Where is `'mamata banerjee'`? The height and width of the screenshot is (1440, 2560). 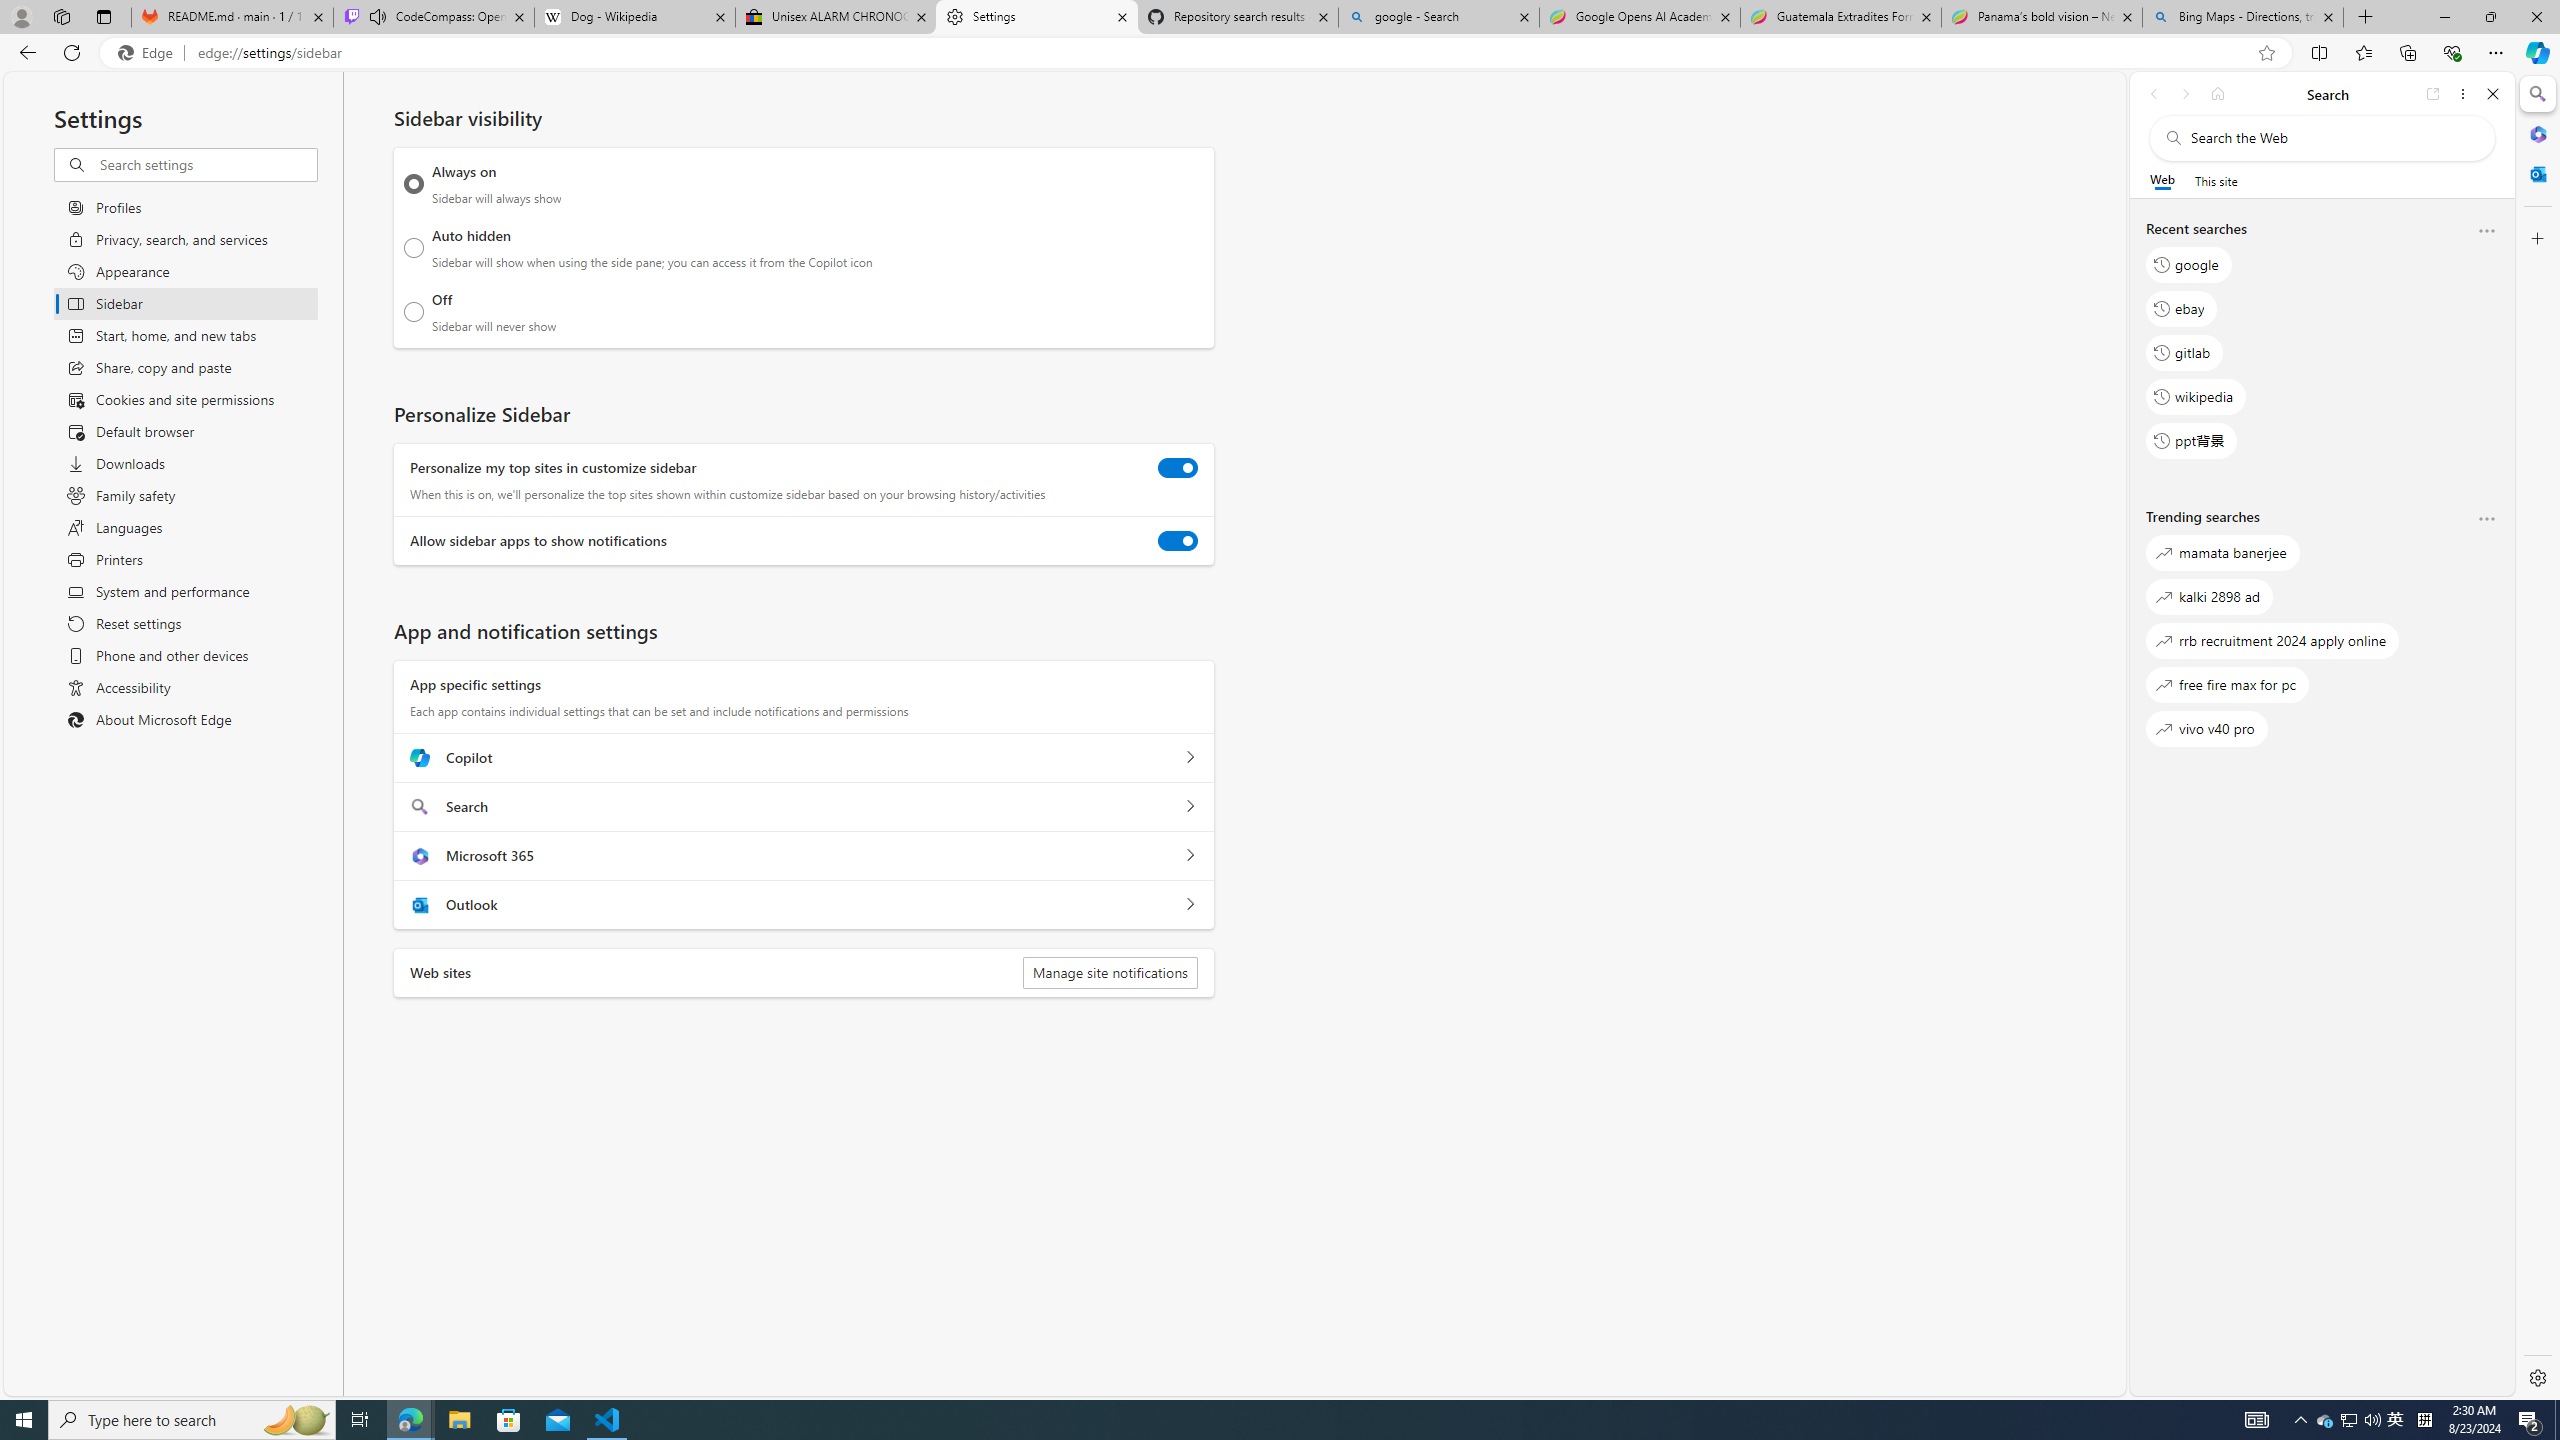 'mamata banerjee' is located at coordinates (2221, 552).